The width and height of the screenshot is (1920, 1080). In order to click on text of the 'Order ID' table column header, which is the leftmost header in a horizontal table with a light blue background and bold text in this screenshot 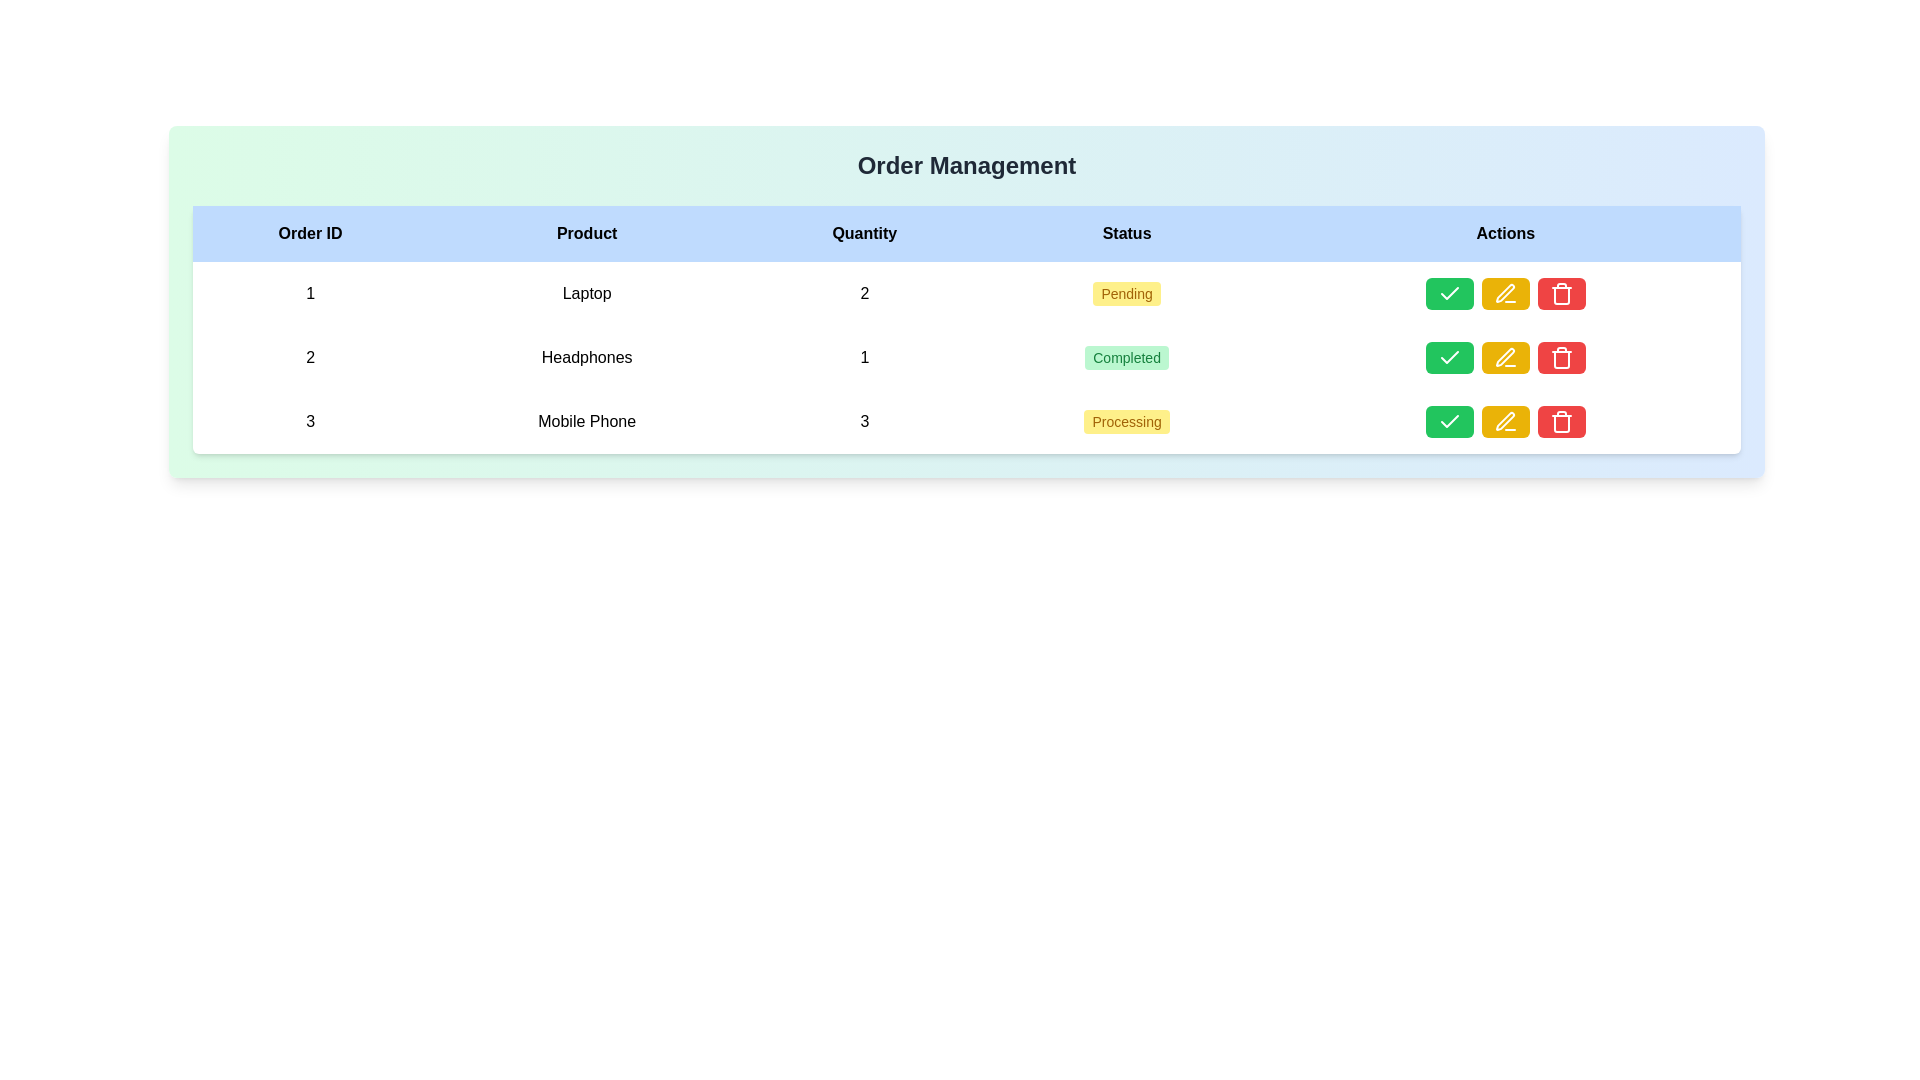, I will do `click(309, 233)`.